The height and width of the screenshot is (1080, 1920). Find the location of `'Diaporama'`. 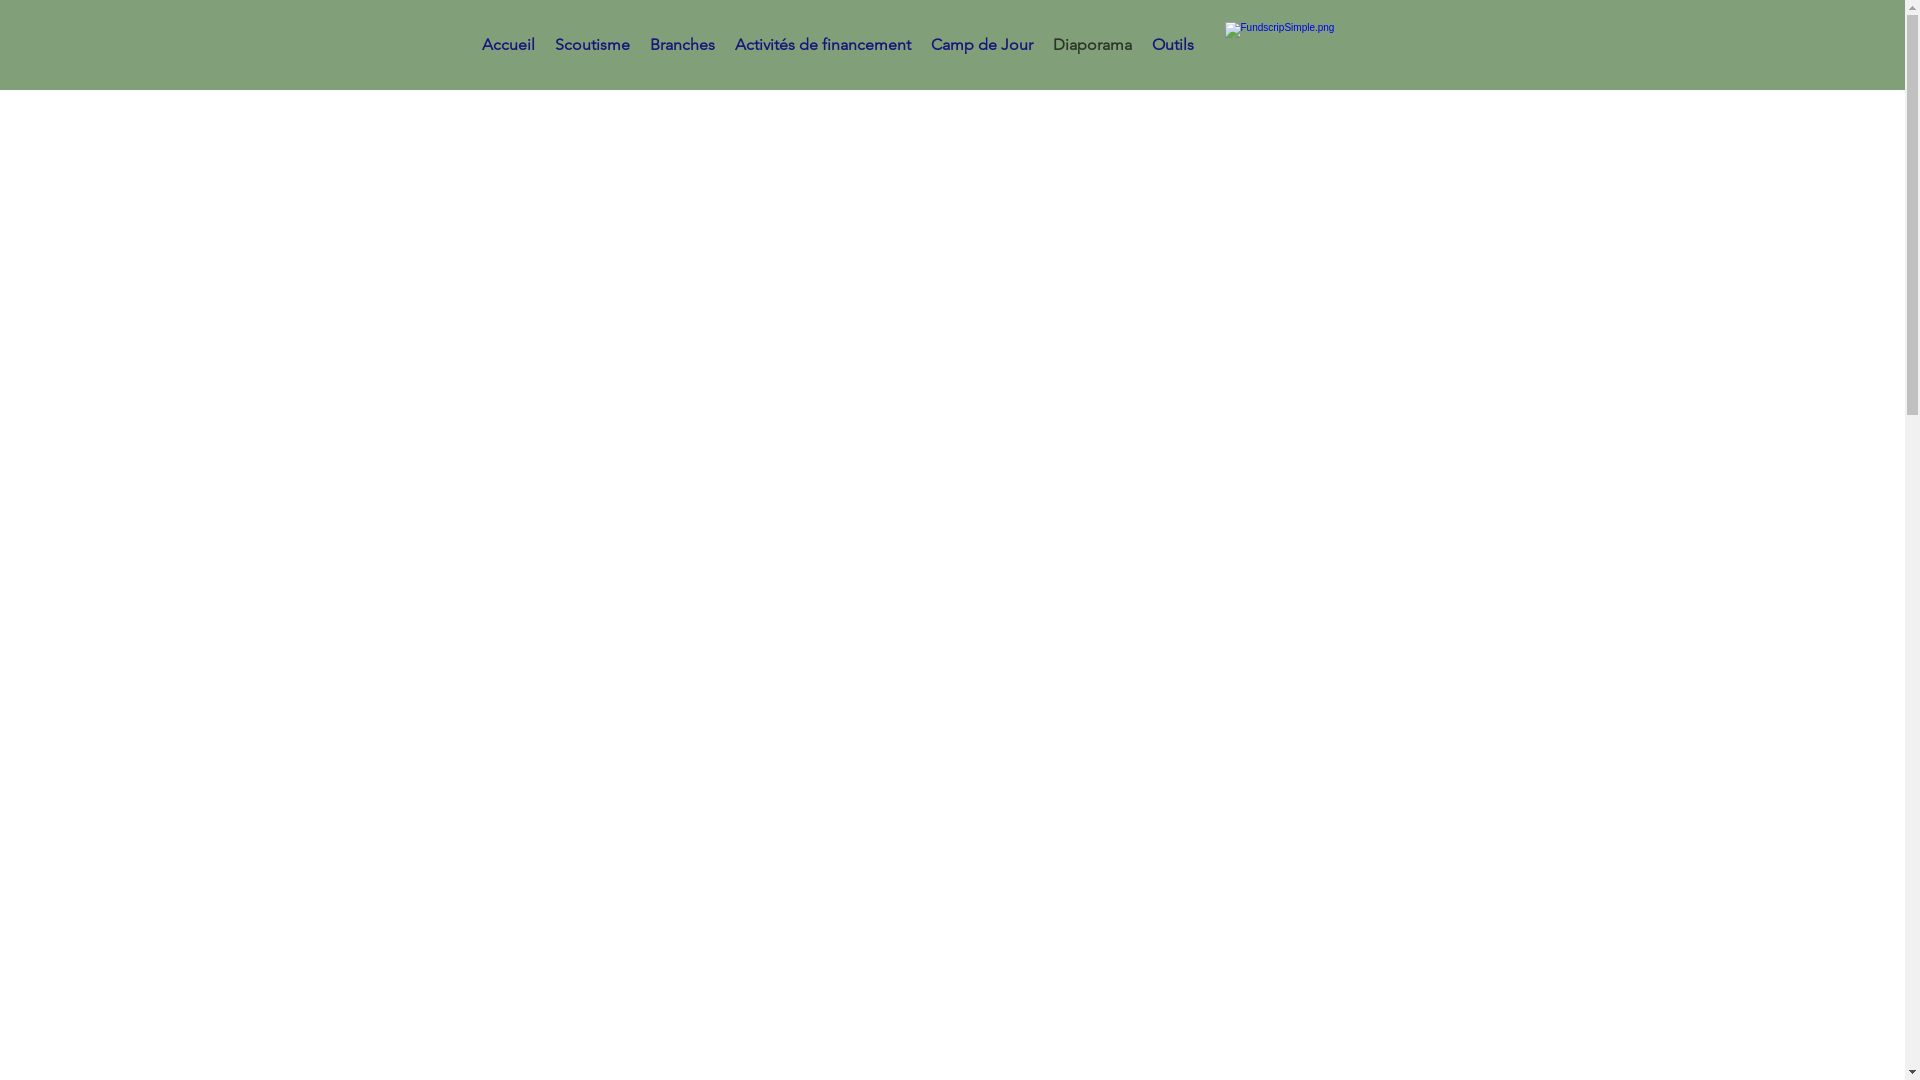

'Diaporama' is located at coordinates (1091, 45).